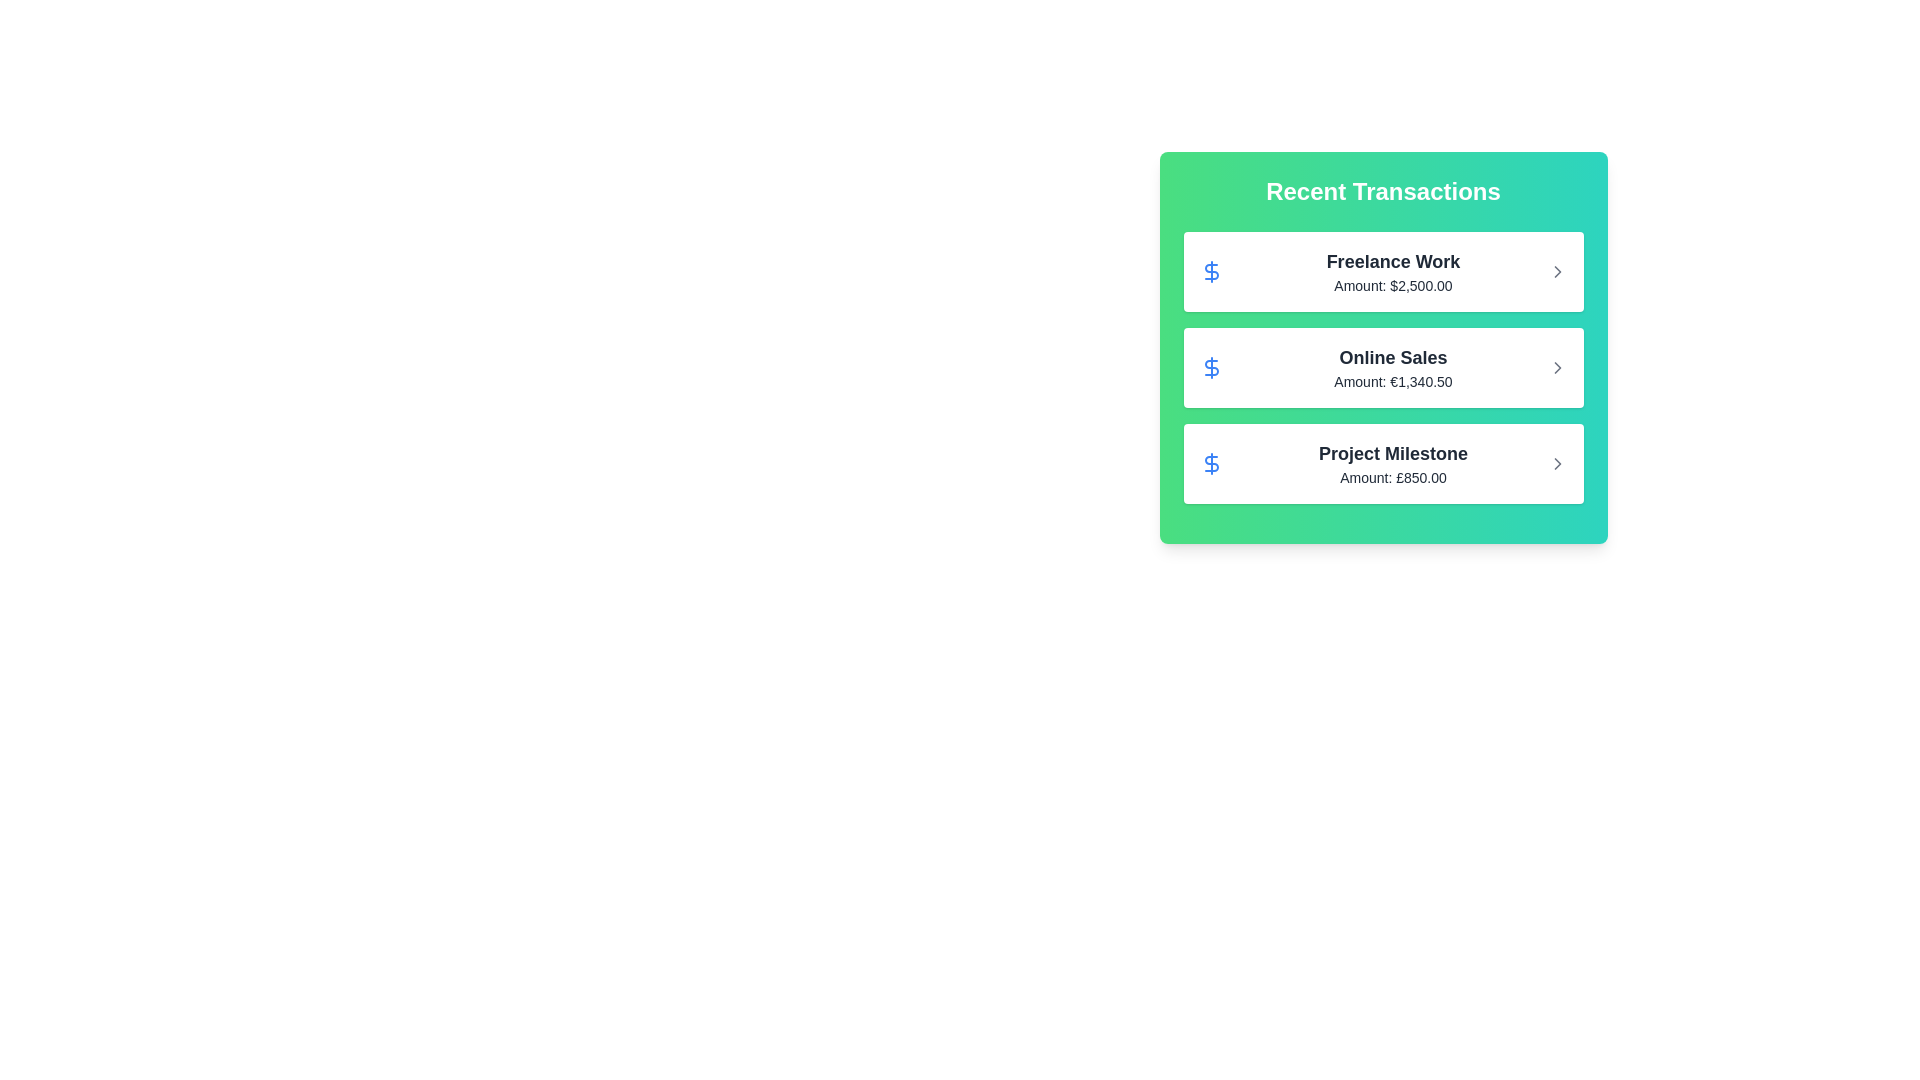 The width and height of the screenshot is (1920, 1080). What do you see at coordinates (1392, 367) in the screenshot?
I see `the Text Display element that shows 'Online Sales' and 'Amount: €1,340.50', which is located in the Recent Transactions panel` at bounding box center [1392, 367].